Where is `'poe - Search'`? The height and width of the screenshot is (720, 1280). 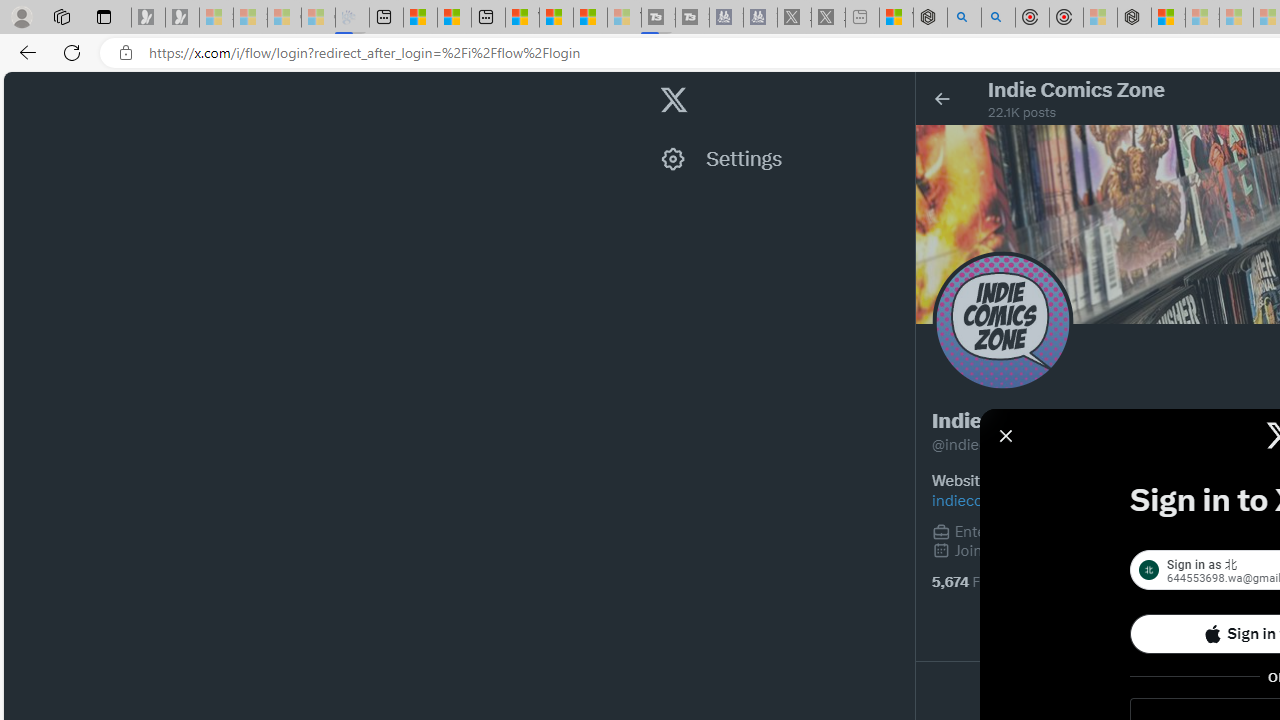
'poe - Search' is located at coordinates (964, 17).